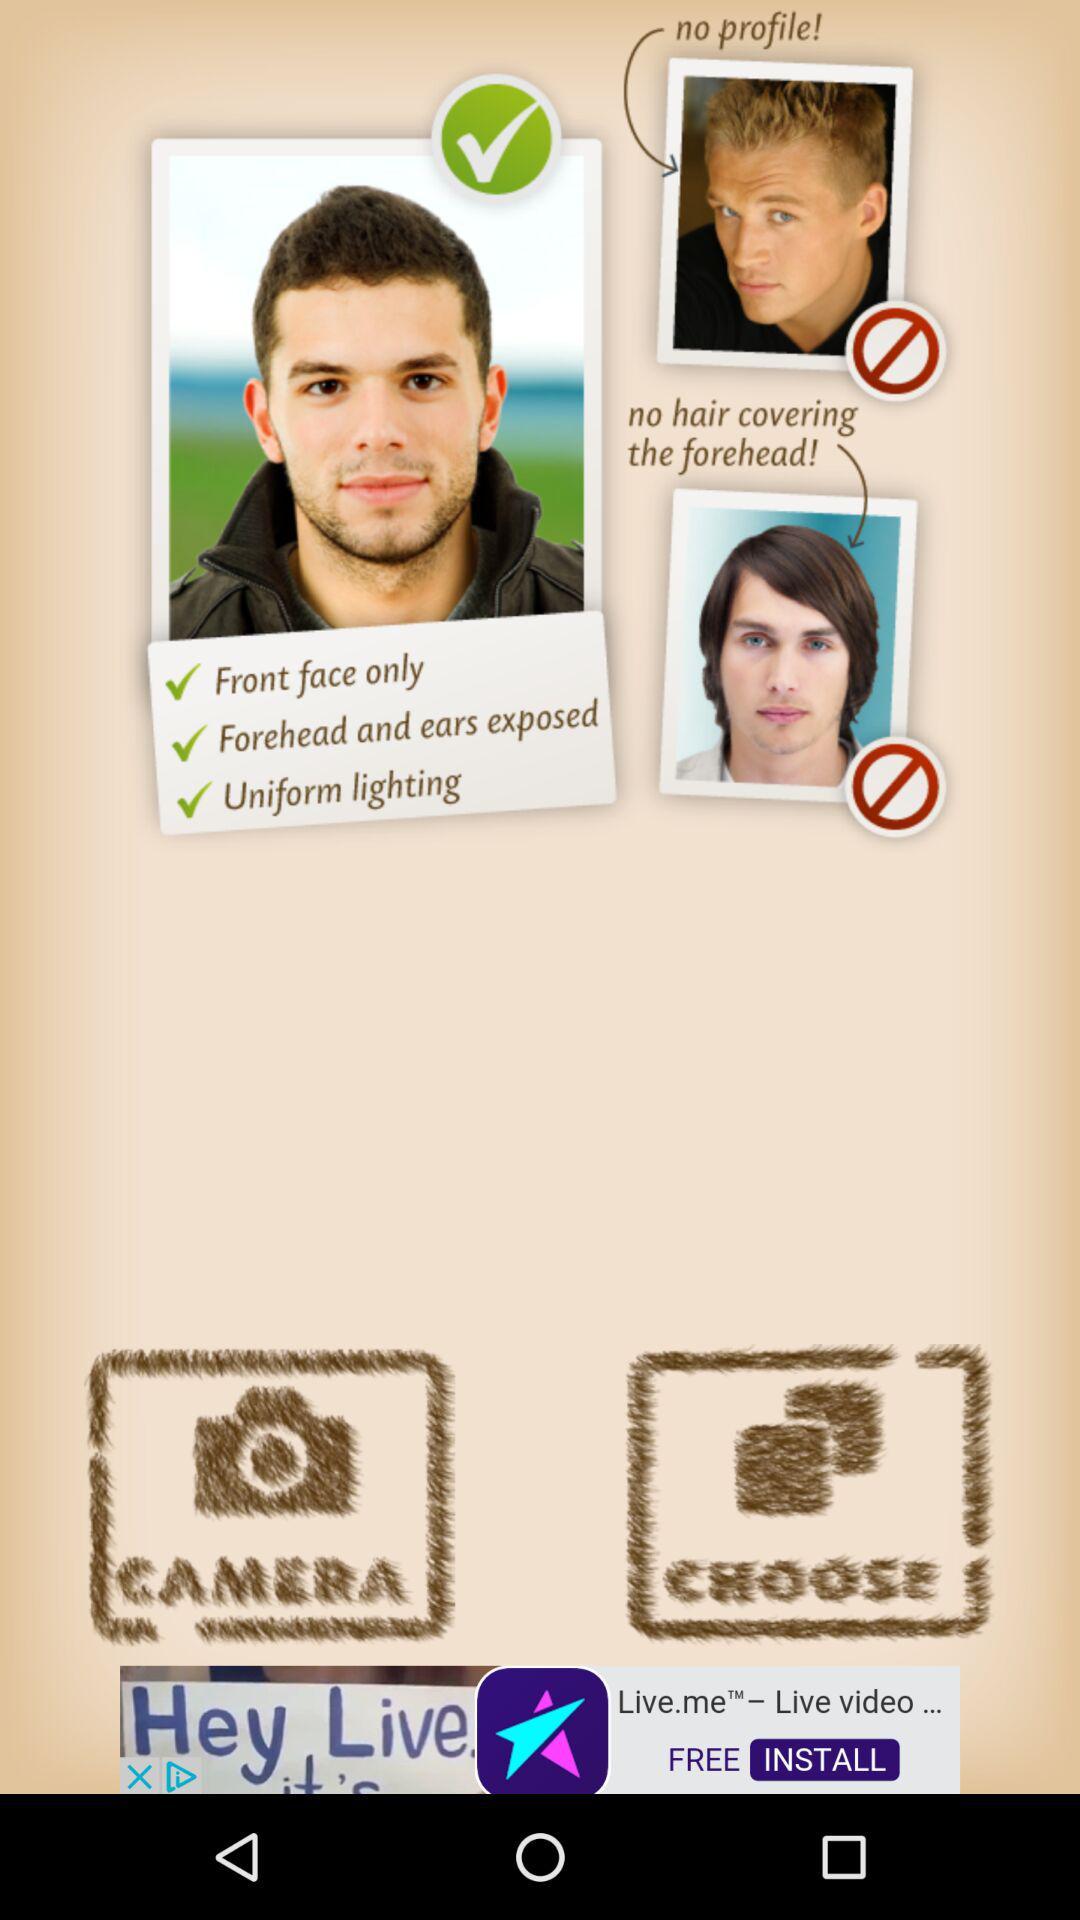 This screenshot has height=1920, width=1080. What do you see at coordinates (540, 1727) in the screenshot?
I see `view advertisement` at bounding box center [540, 1727].